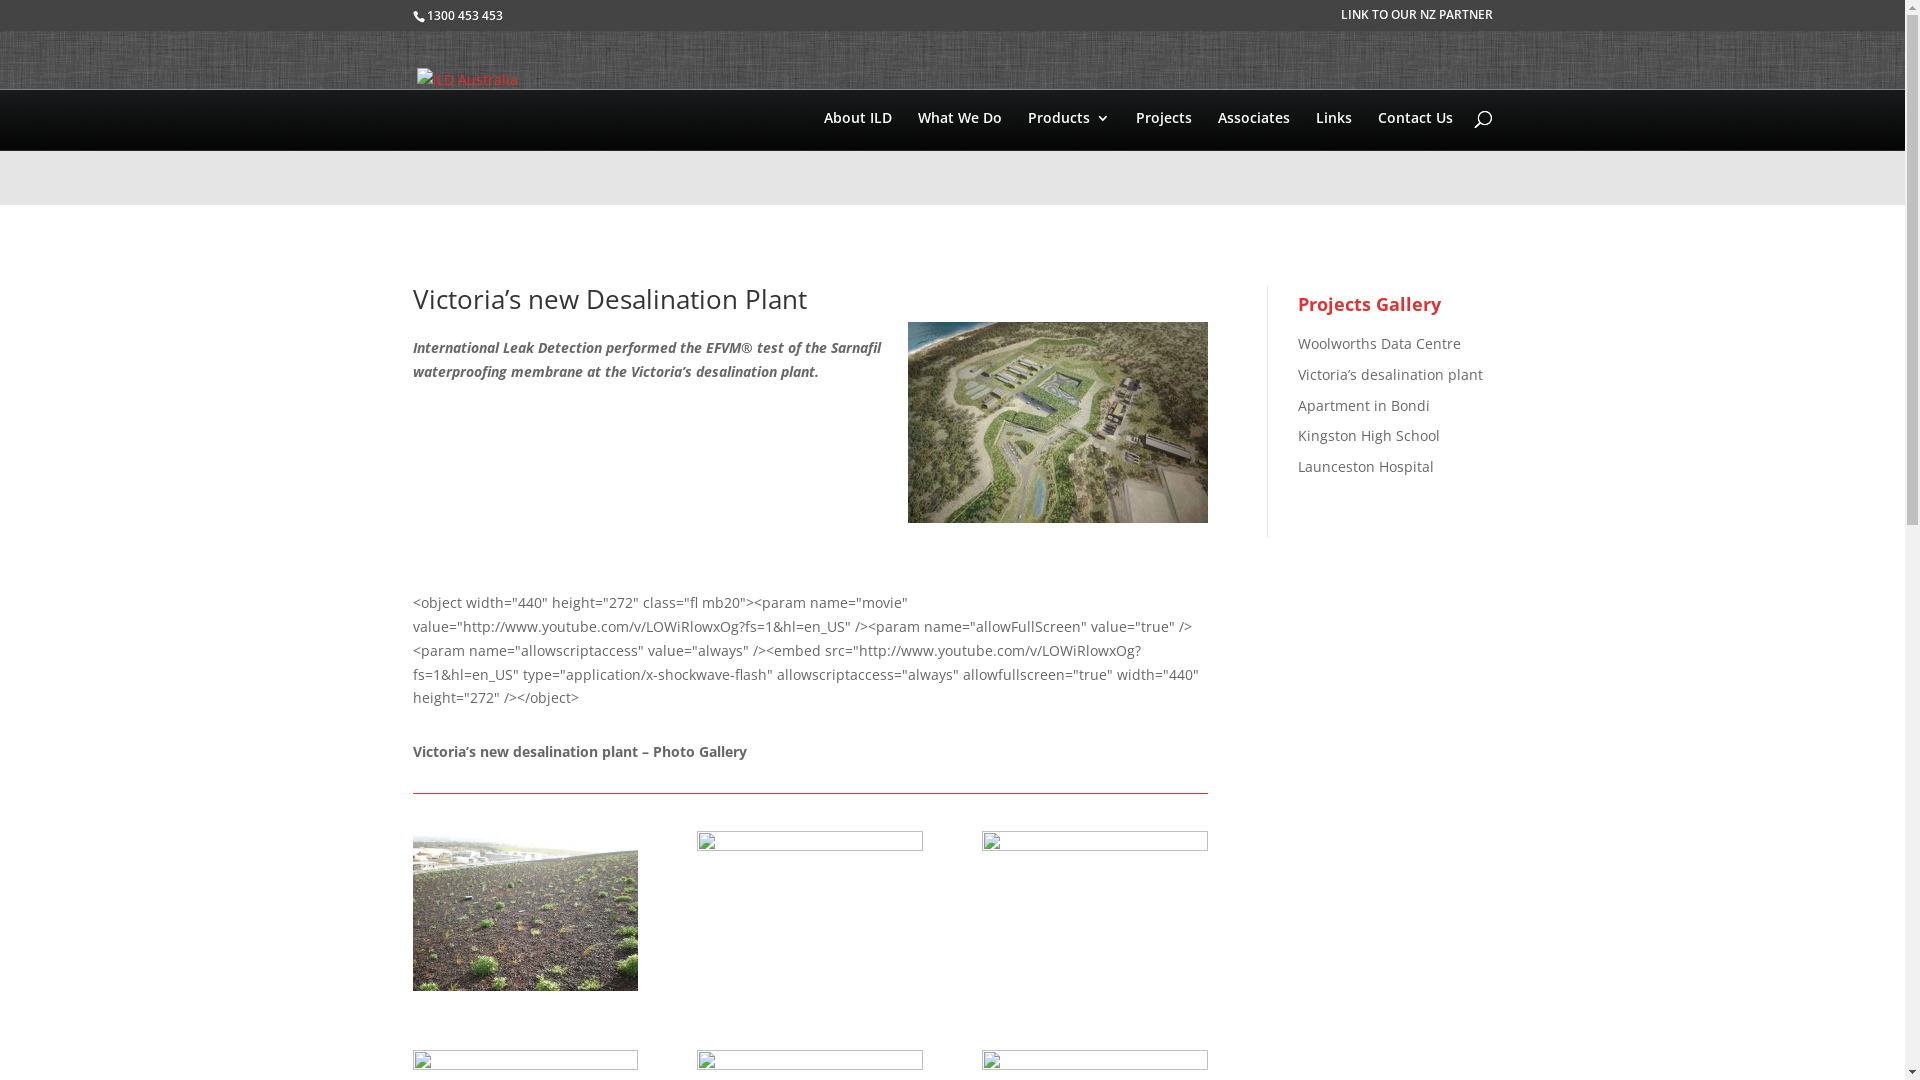 This screenshot has height=1080, width=1920. Describe the element at coordinates (1217, 157) in the screenshot. I see `'Associates'` at that location.